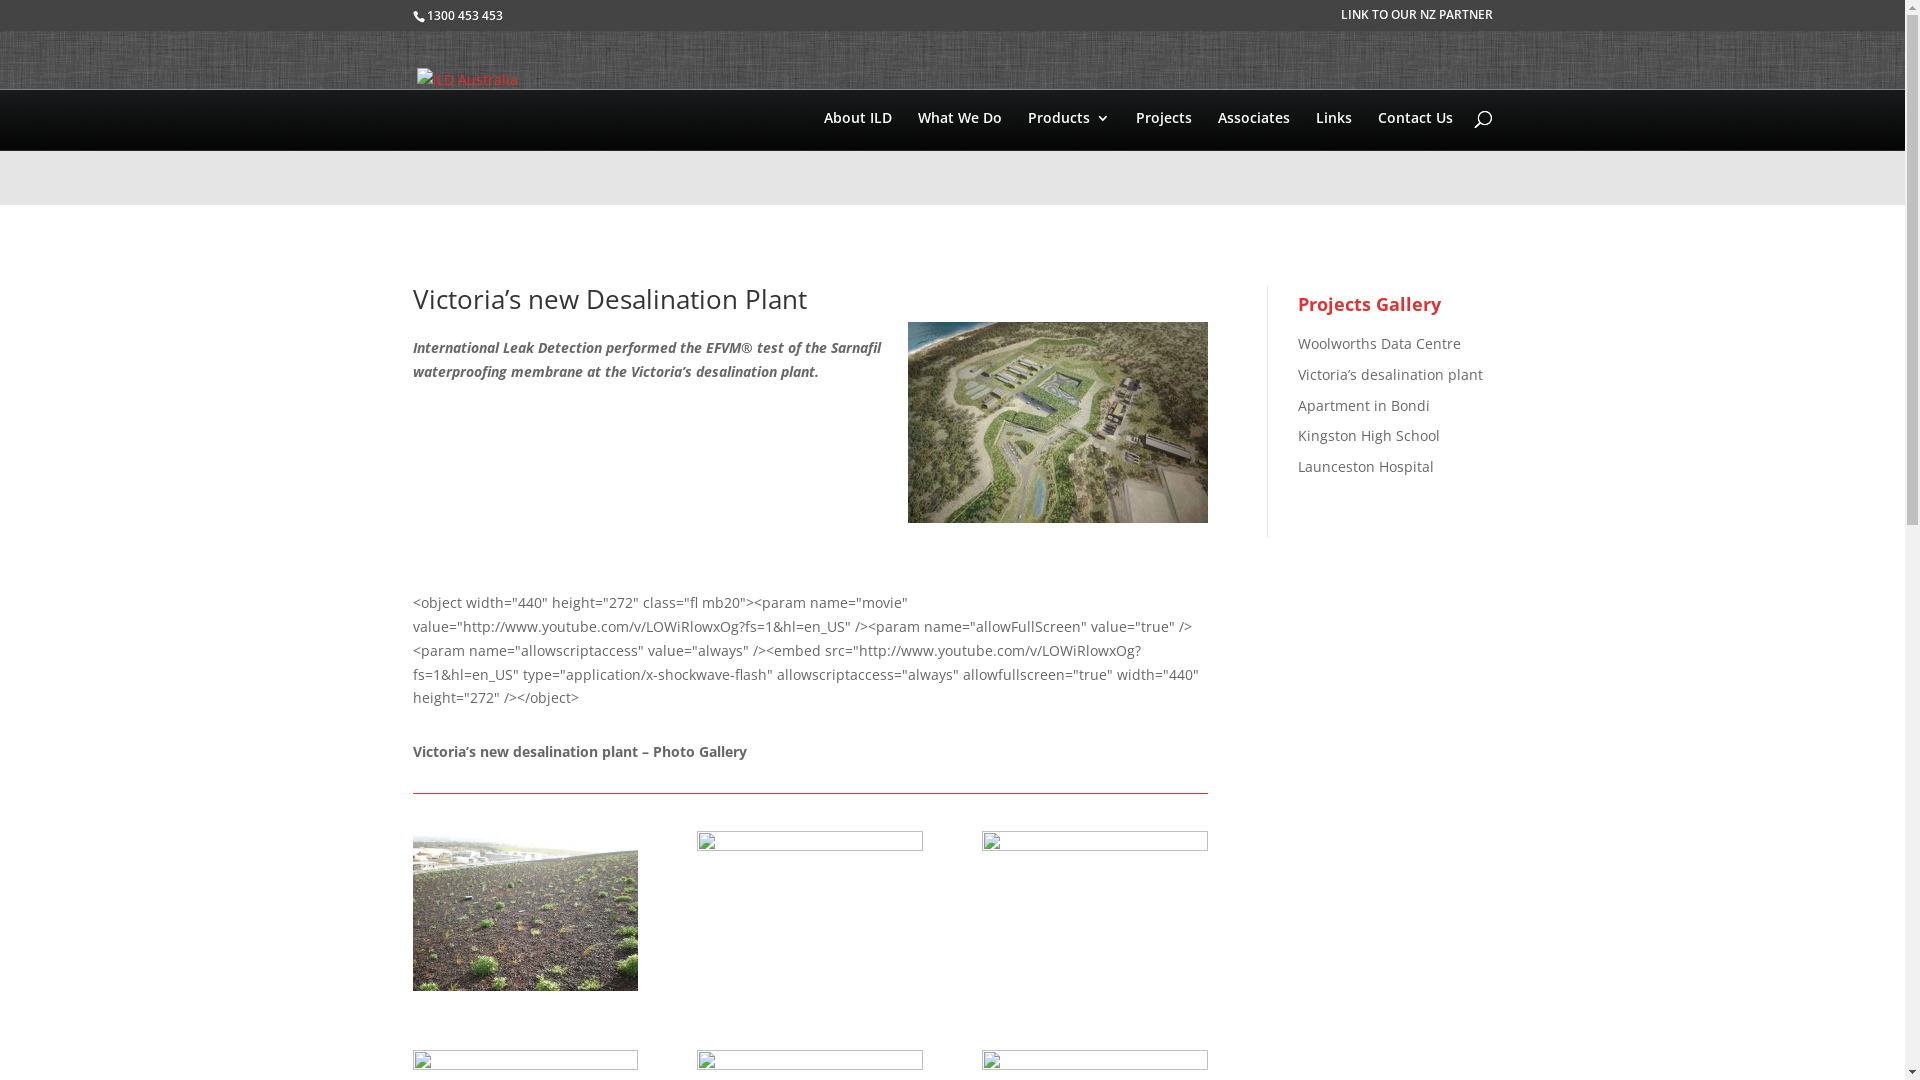 This screenshot has height=1080, width=1920. Describe the element at coordinates (1217, 157) in the screenshot. I see `'Associates'` at that location.